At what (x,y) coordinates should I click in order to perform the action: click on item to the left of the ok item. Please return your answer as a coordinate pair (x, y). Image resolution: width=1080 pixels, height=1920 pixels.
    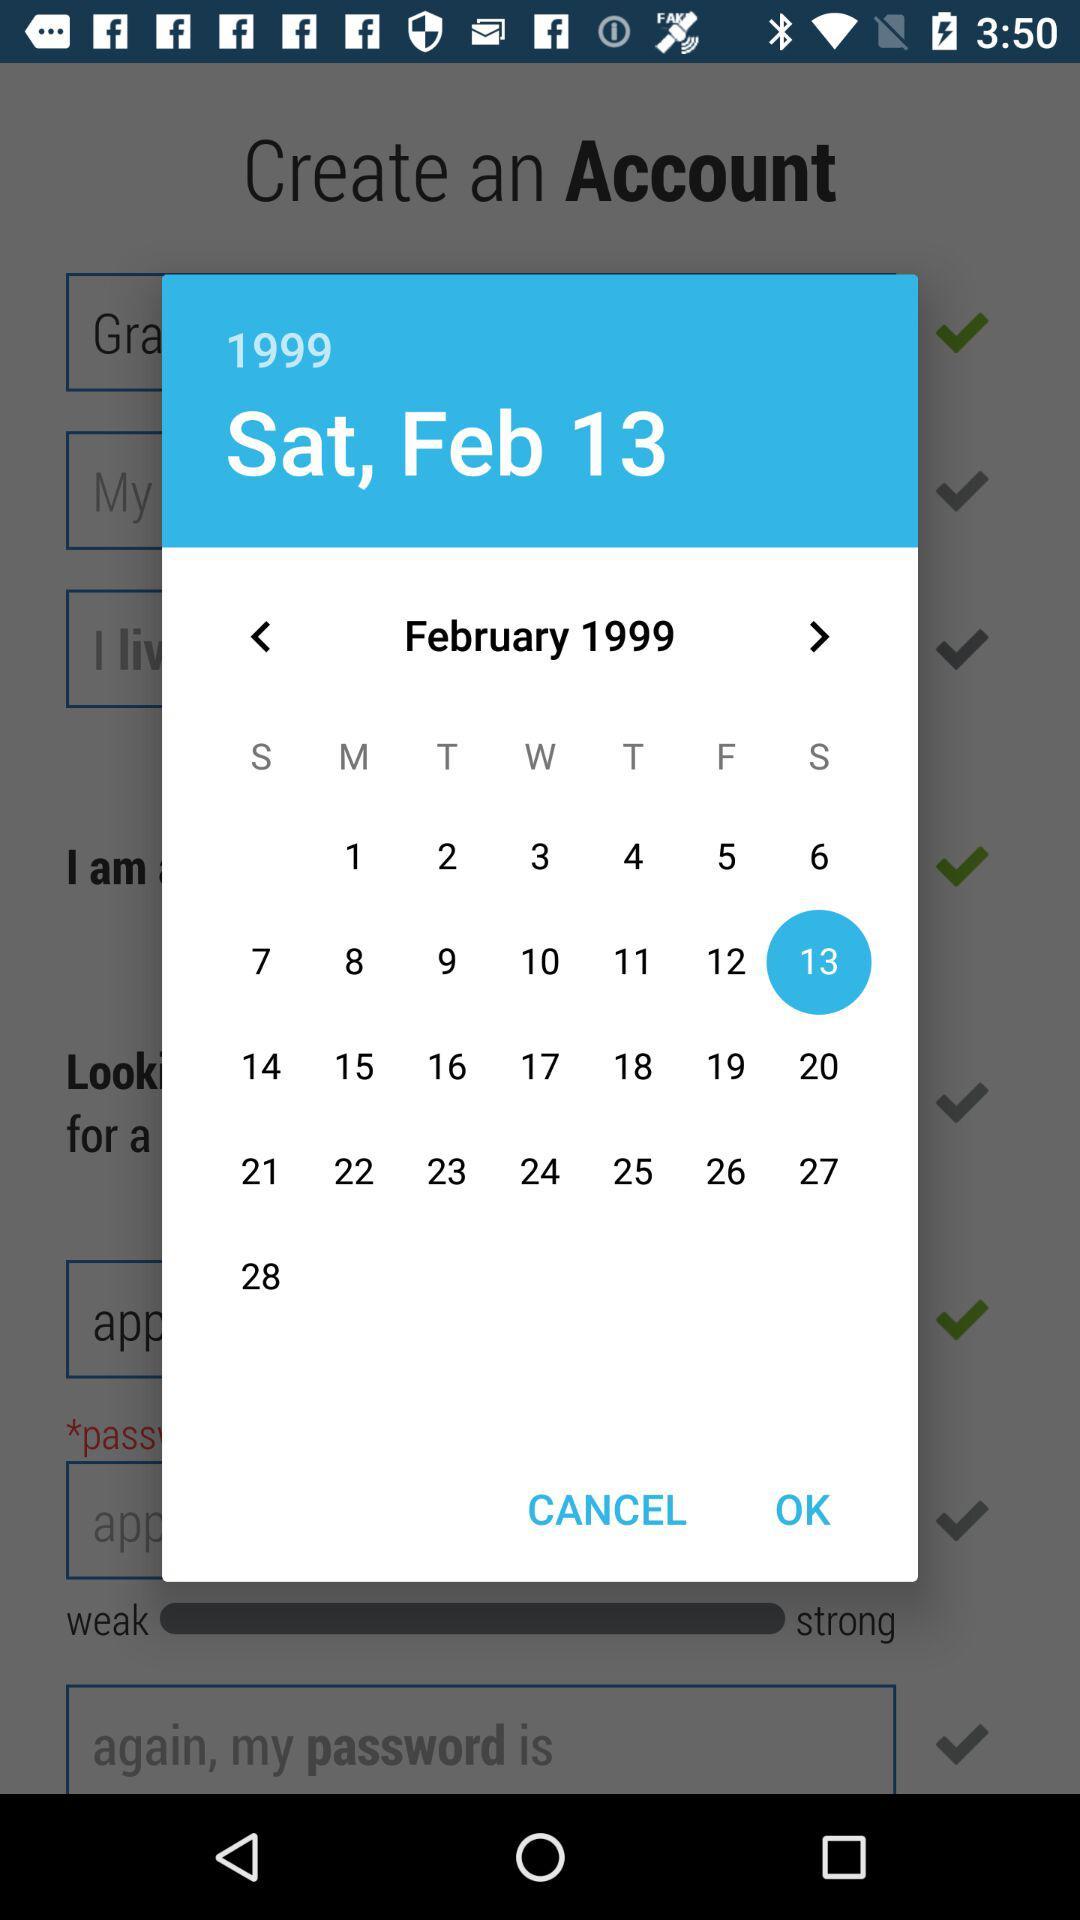
    Looking at the image, I should click on (606, 1508).